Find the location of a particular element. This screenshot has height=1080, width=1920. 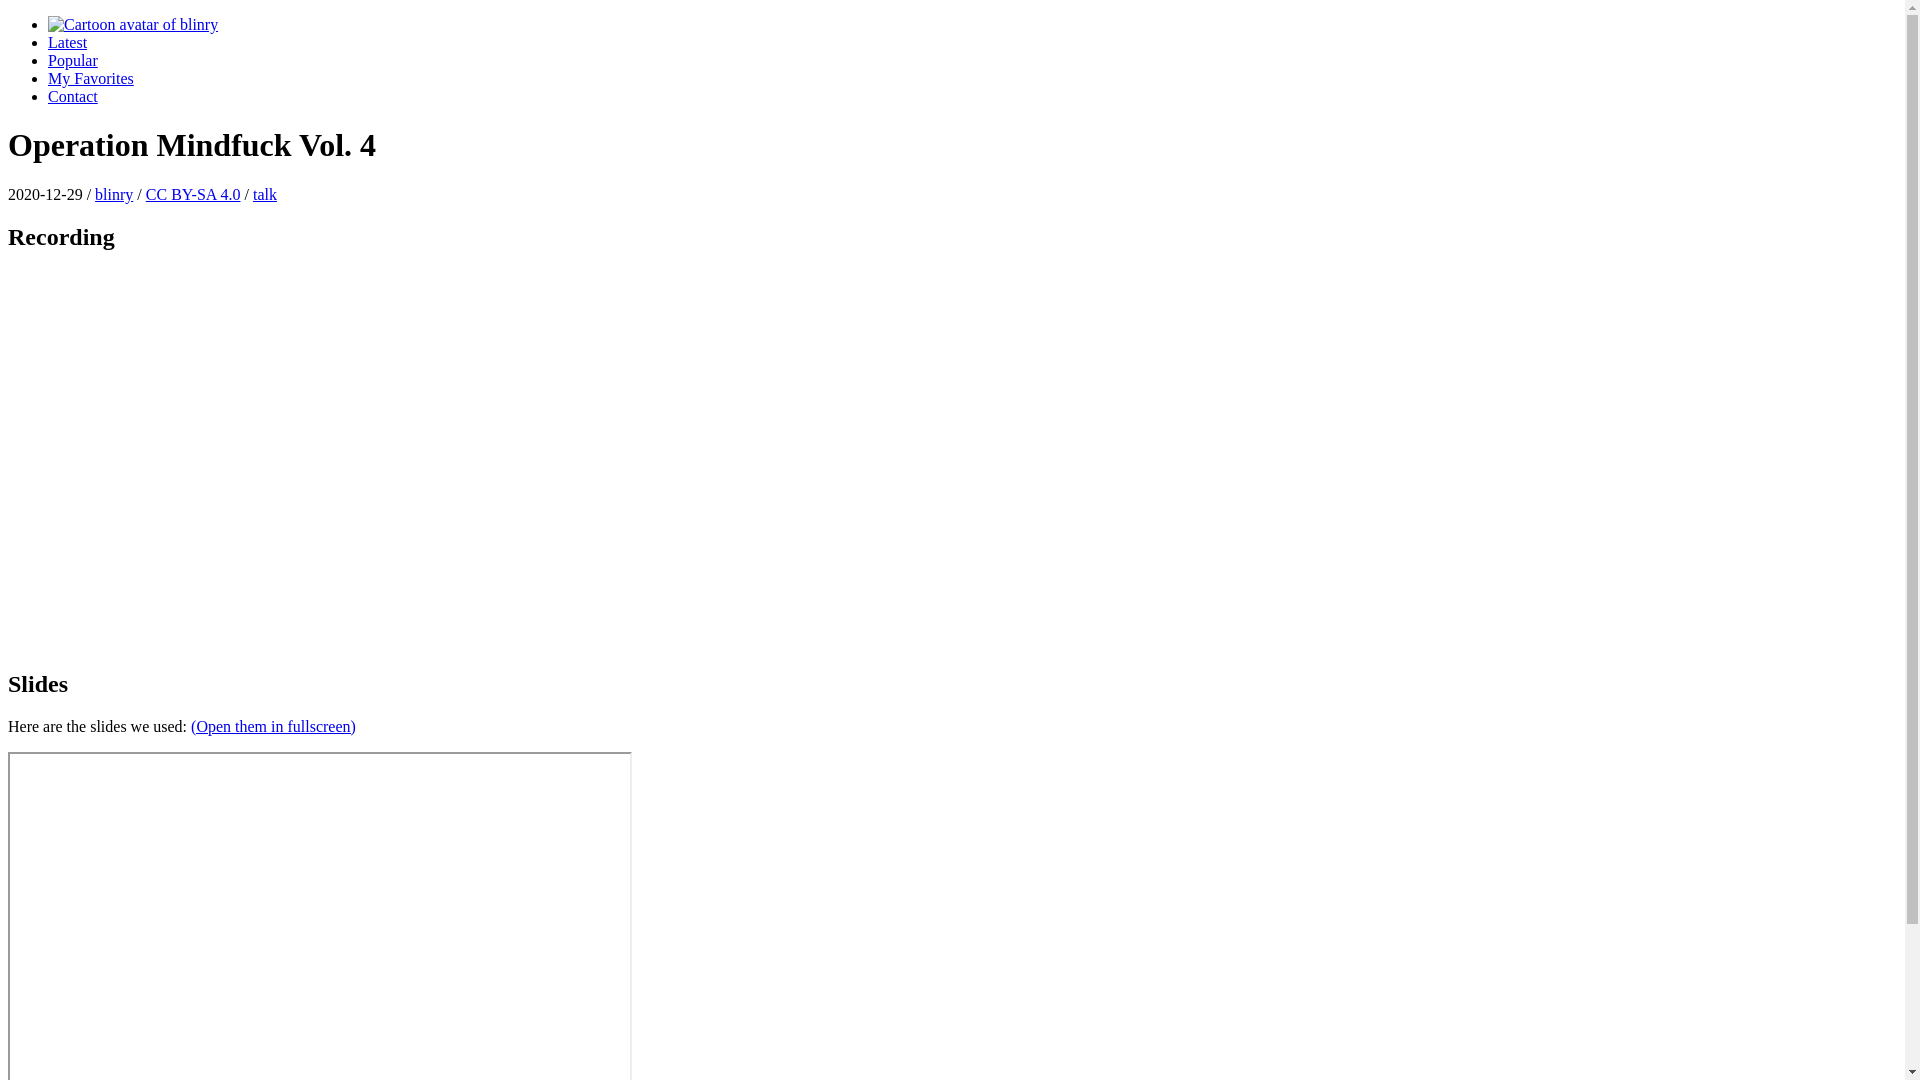

'Popular' is located at coordinates (72, 59).